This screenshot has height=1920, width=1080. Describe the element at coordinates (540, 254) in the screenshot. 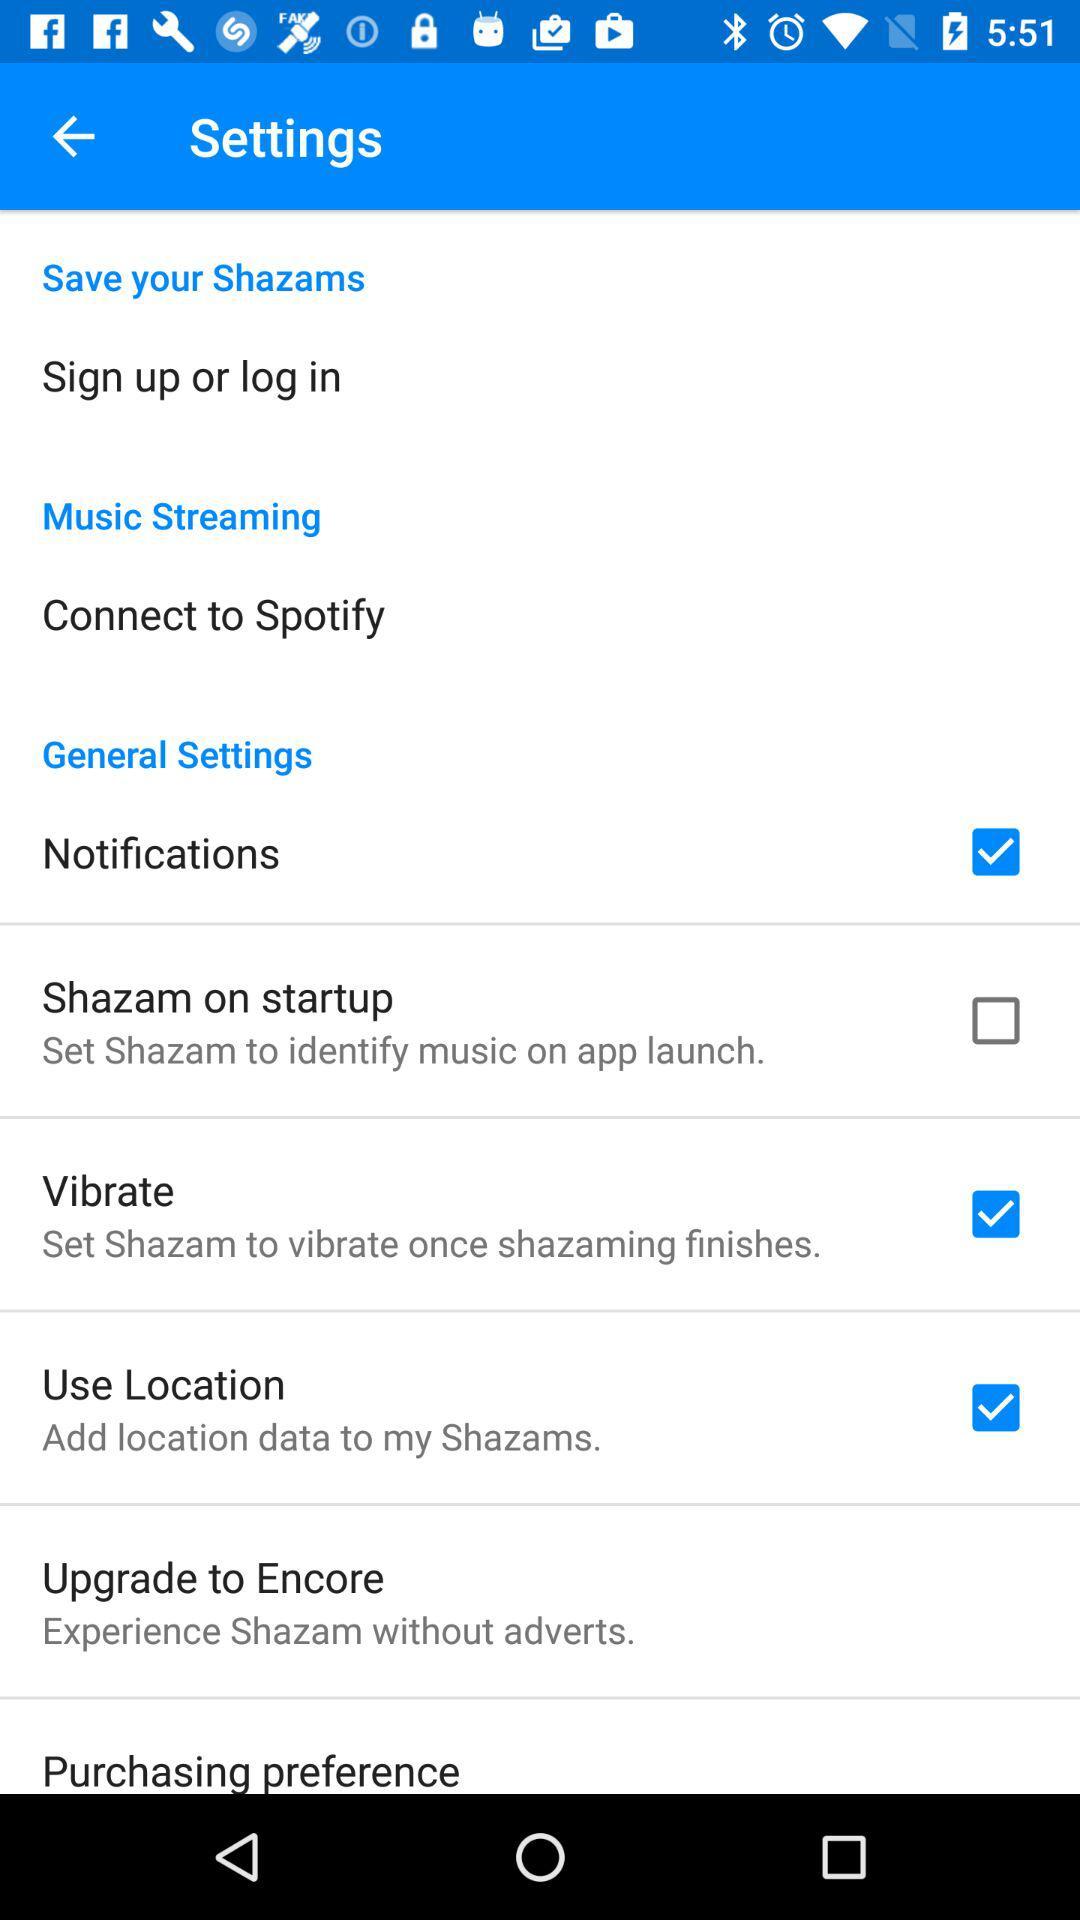

I see `the save your shazams item` at that location.